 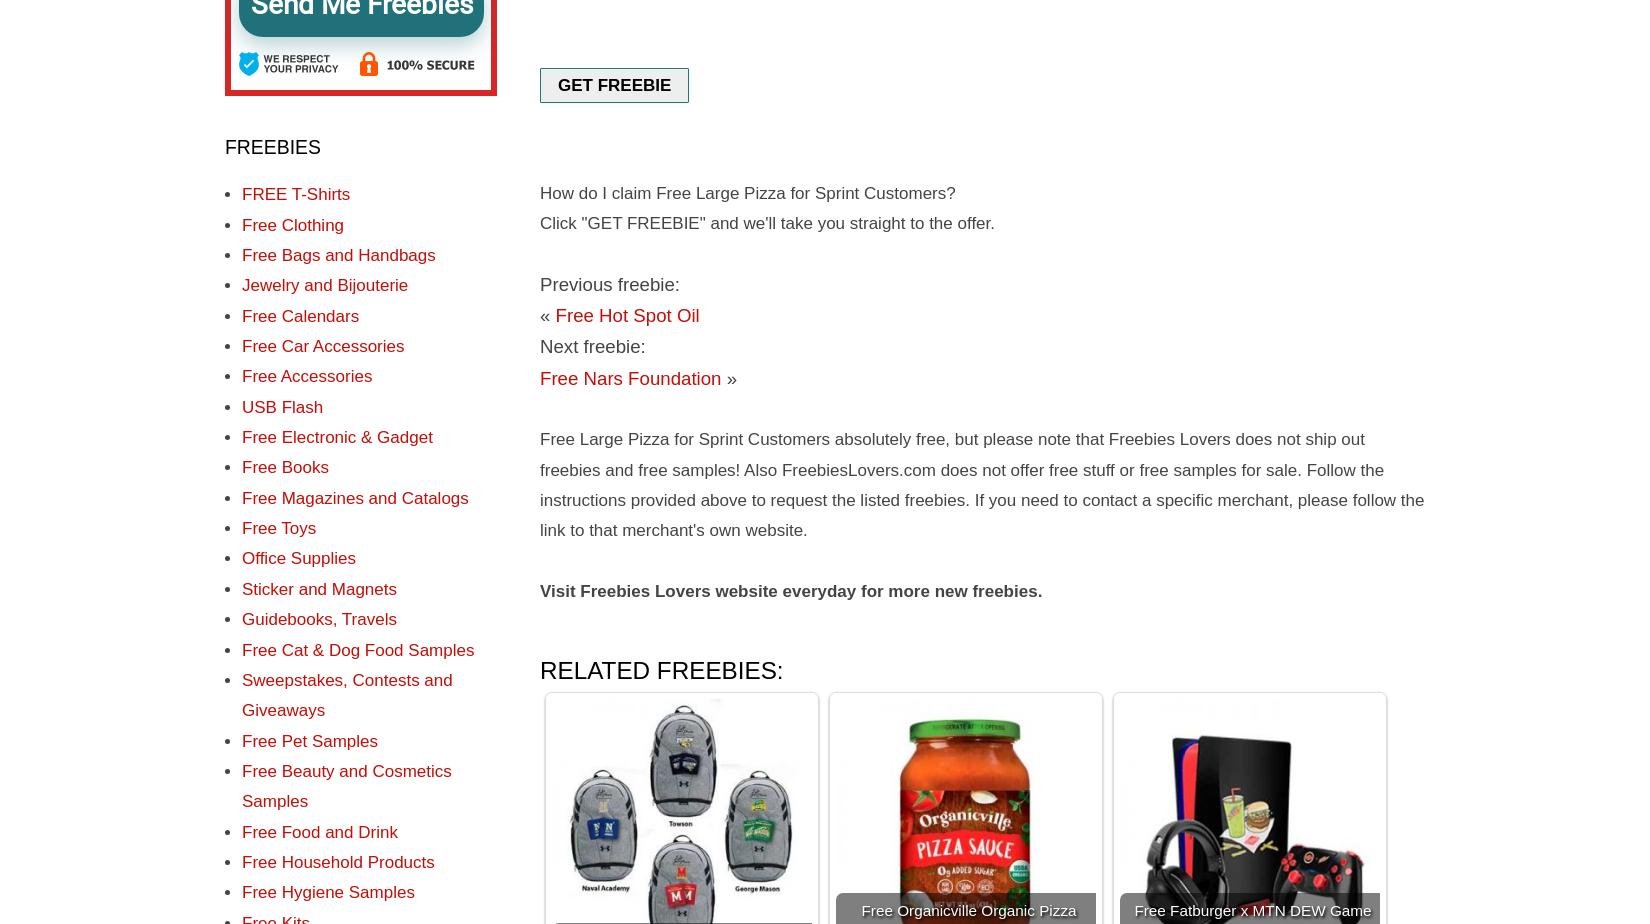 I want to click on 'Related freebies:', so click(x=660, y=669).